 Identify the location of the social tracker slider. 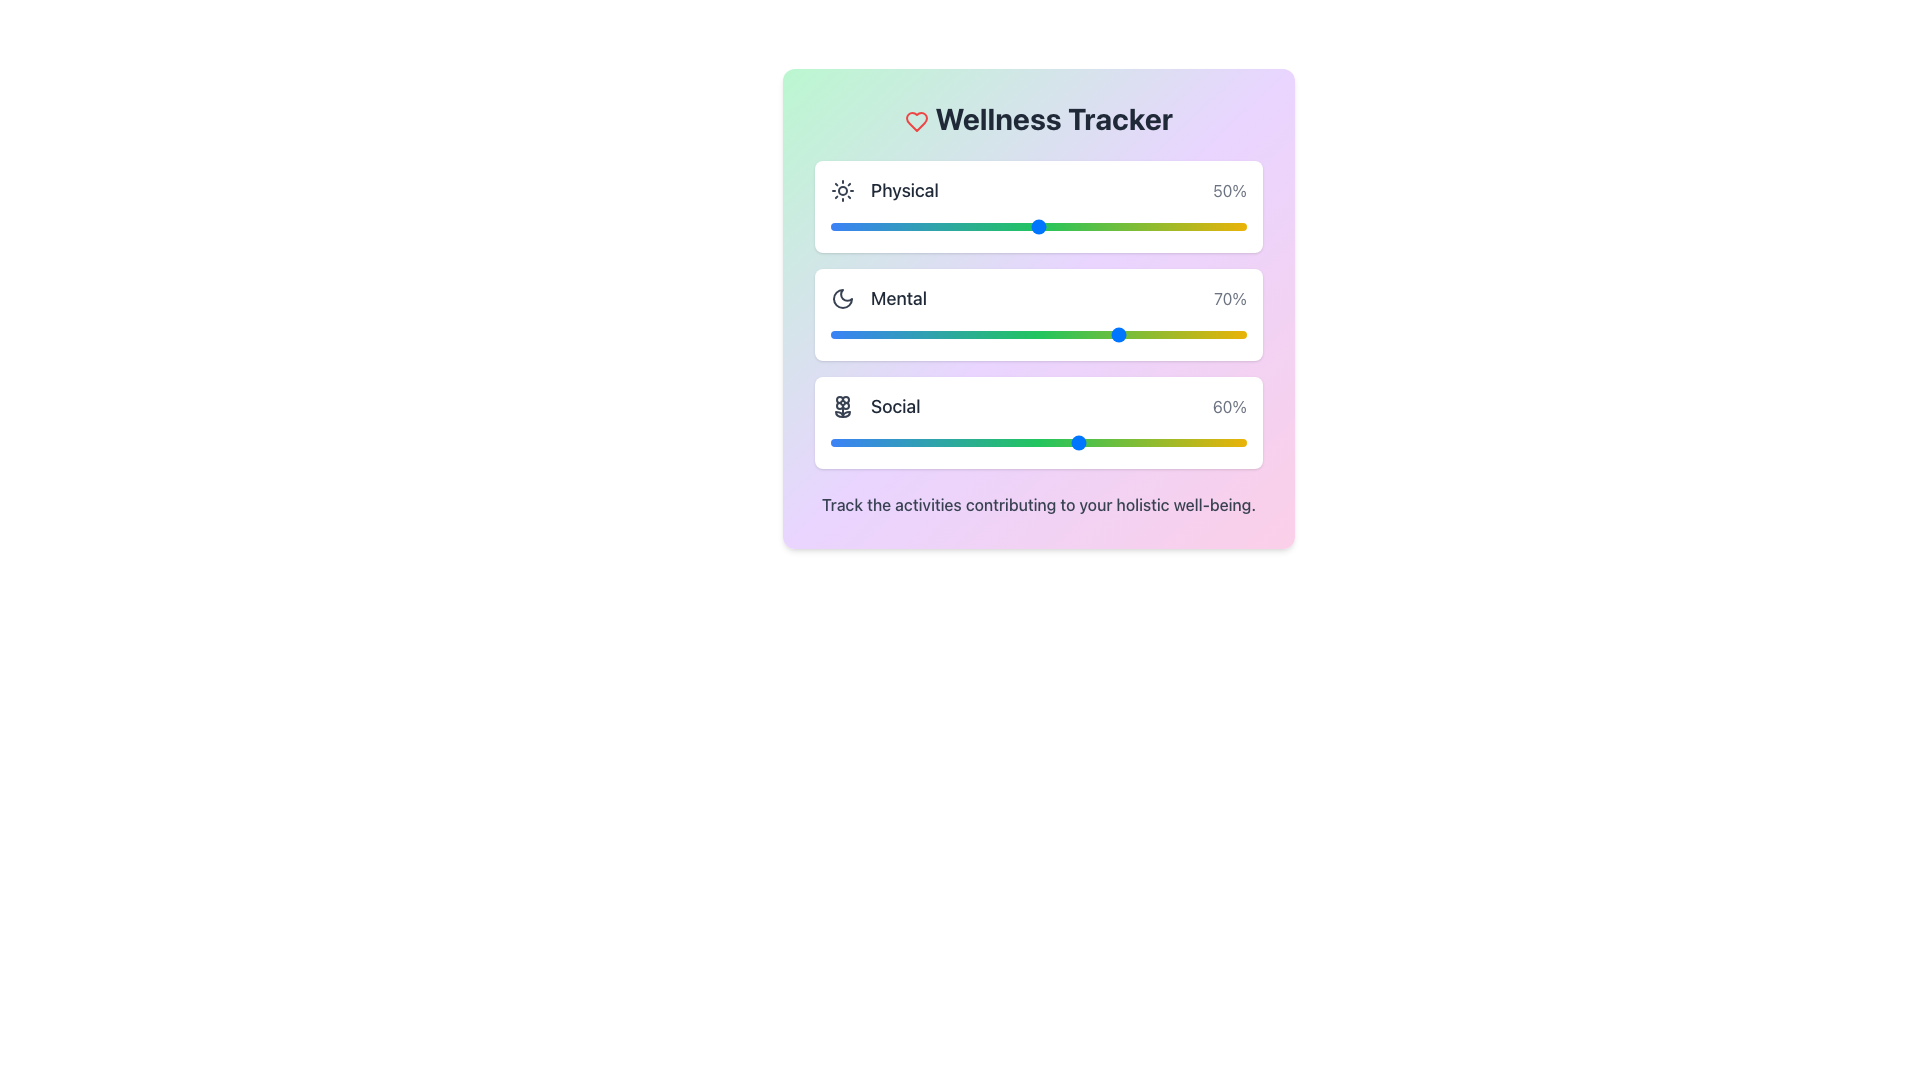
(884, 442).